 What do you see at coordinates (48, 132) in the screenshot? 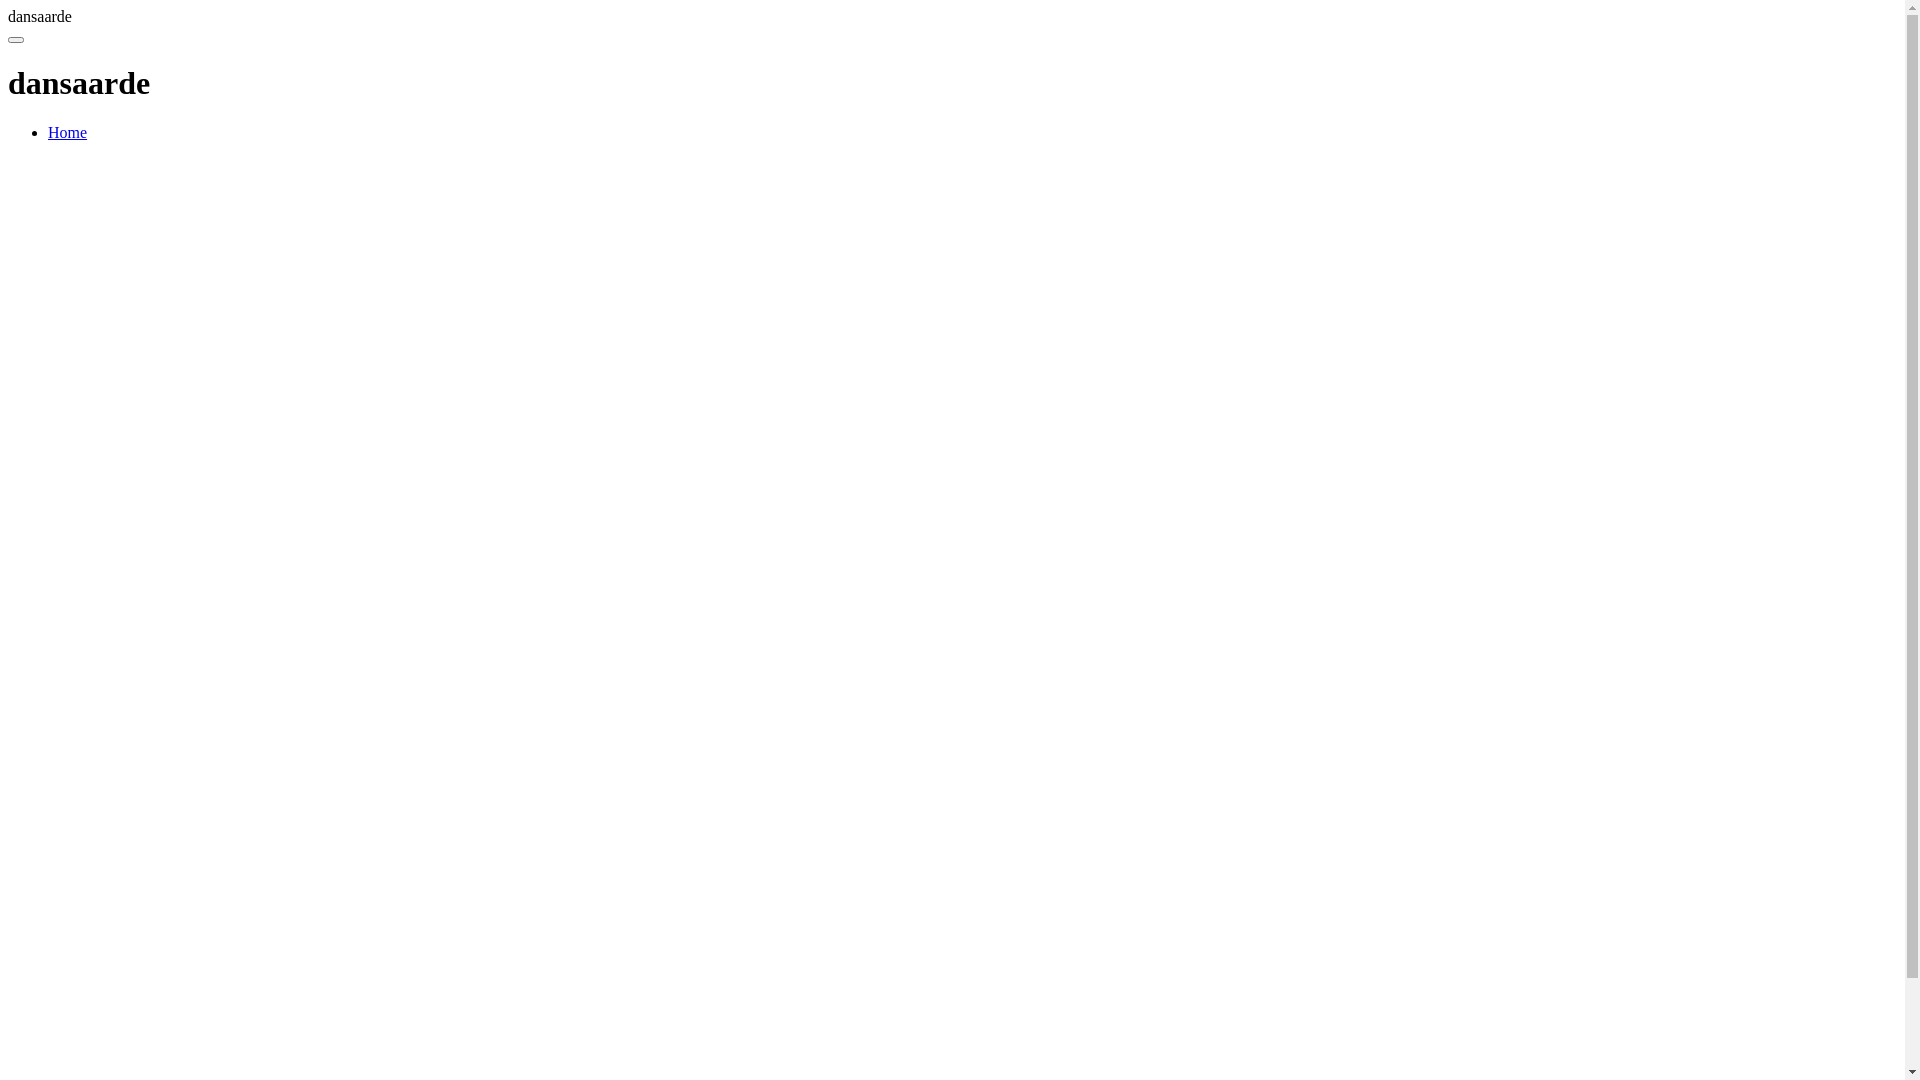
I see `'Home'` at bounding box center [48, 132].